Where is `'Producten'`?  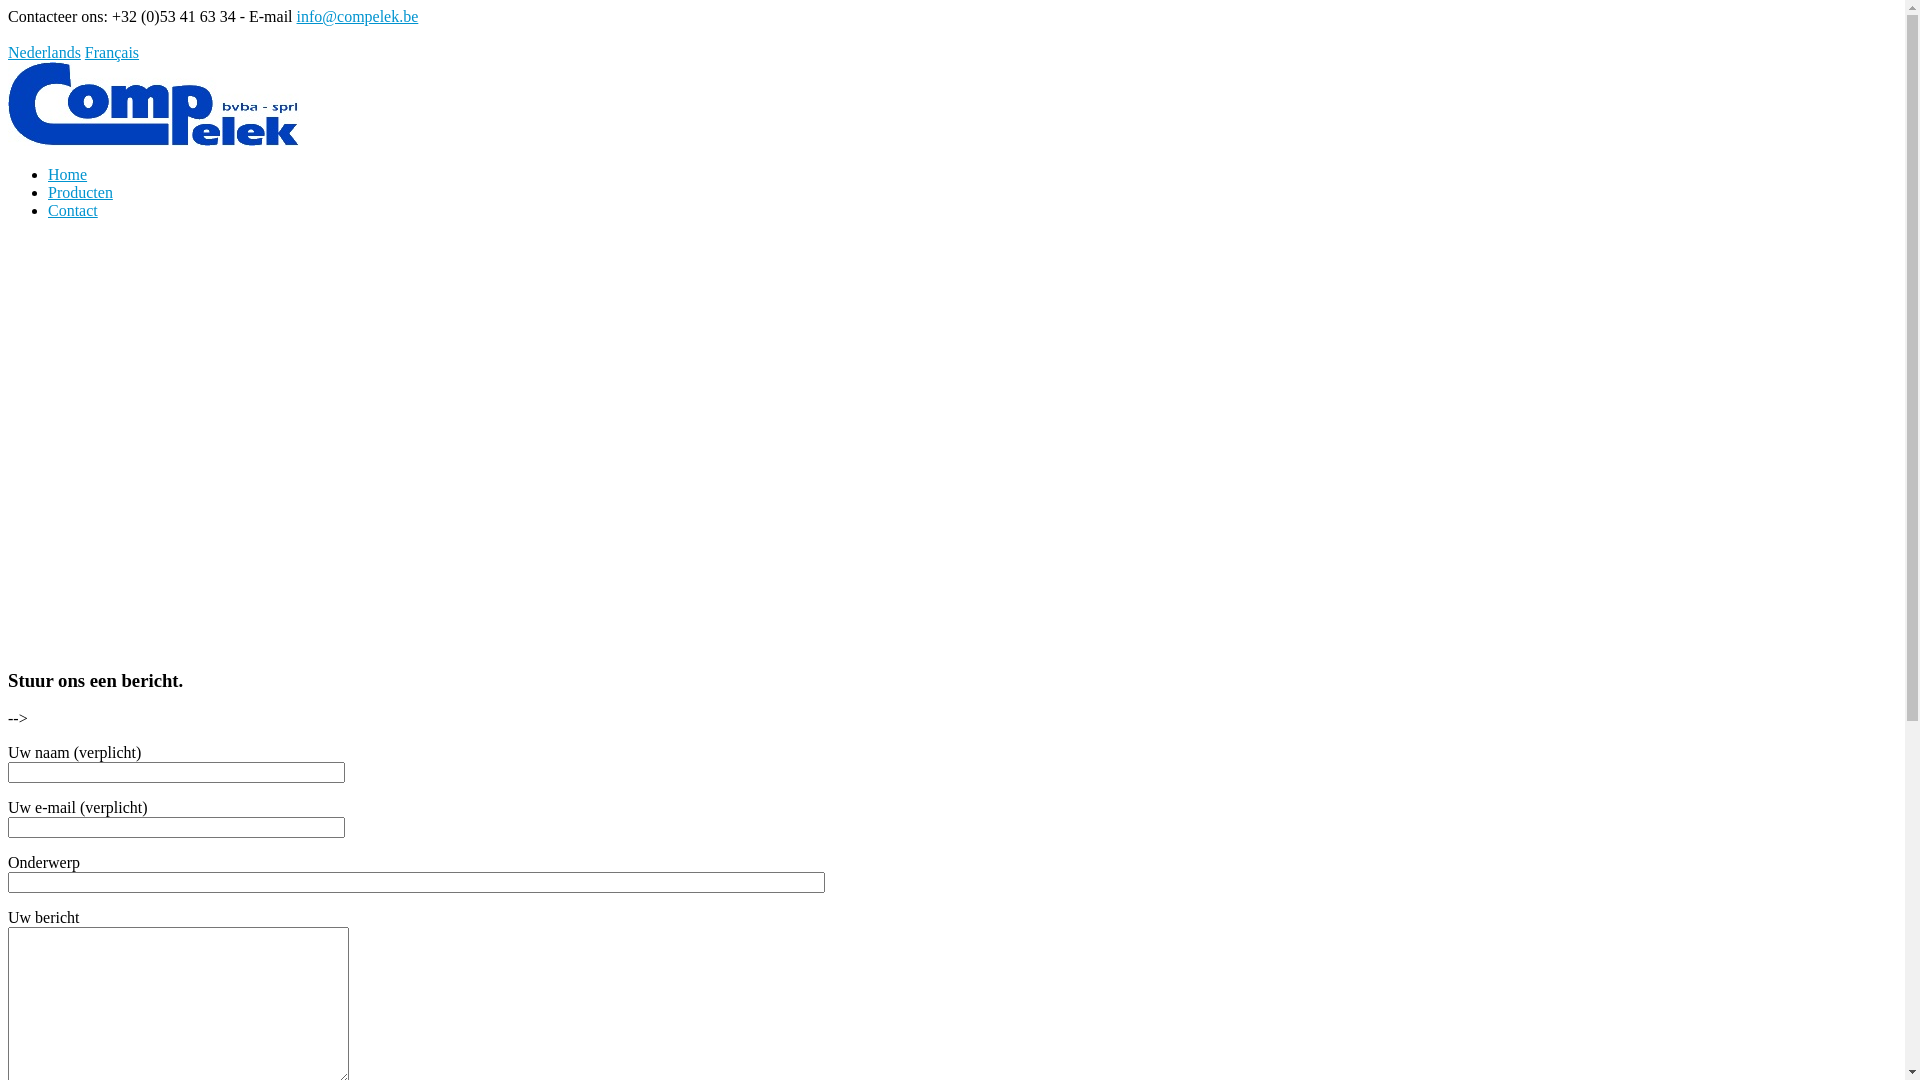
'Producten' is located at coordinates (80, 192).